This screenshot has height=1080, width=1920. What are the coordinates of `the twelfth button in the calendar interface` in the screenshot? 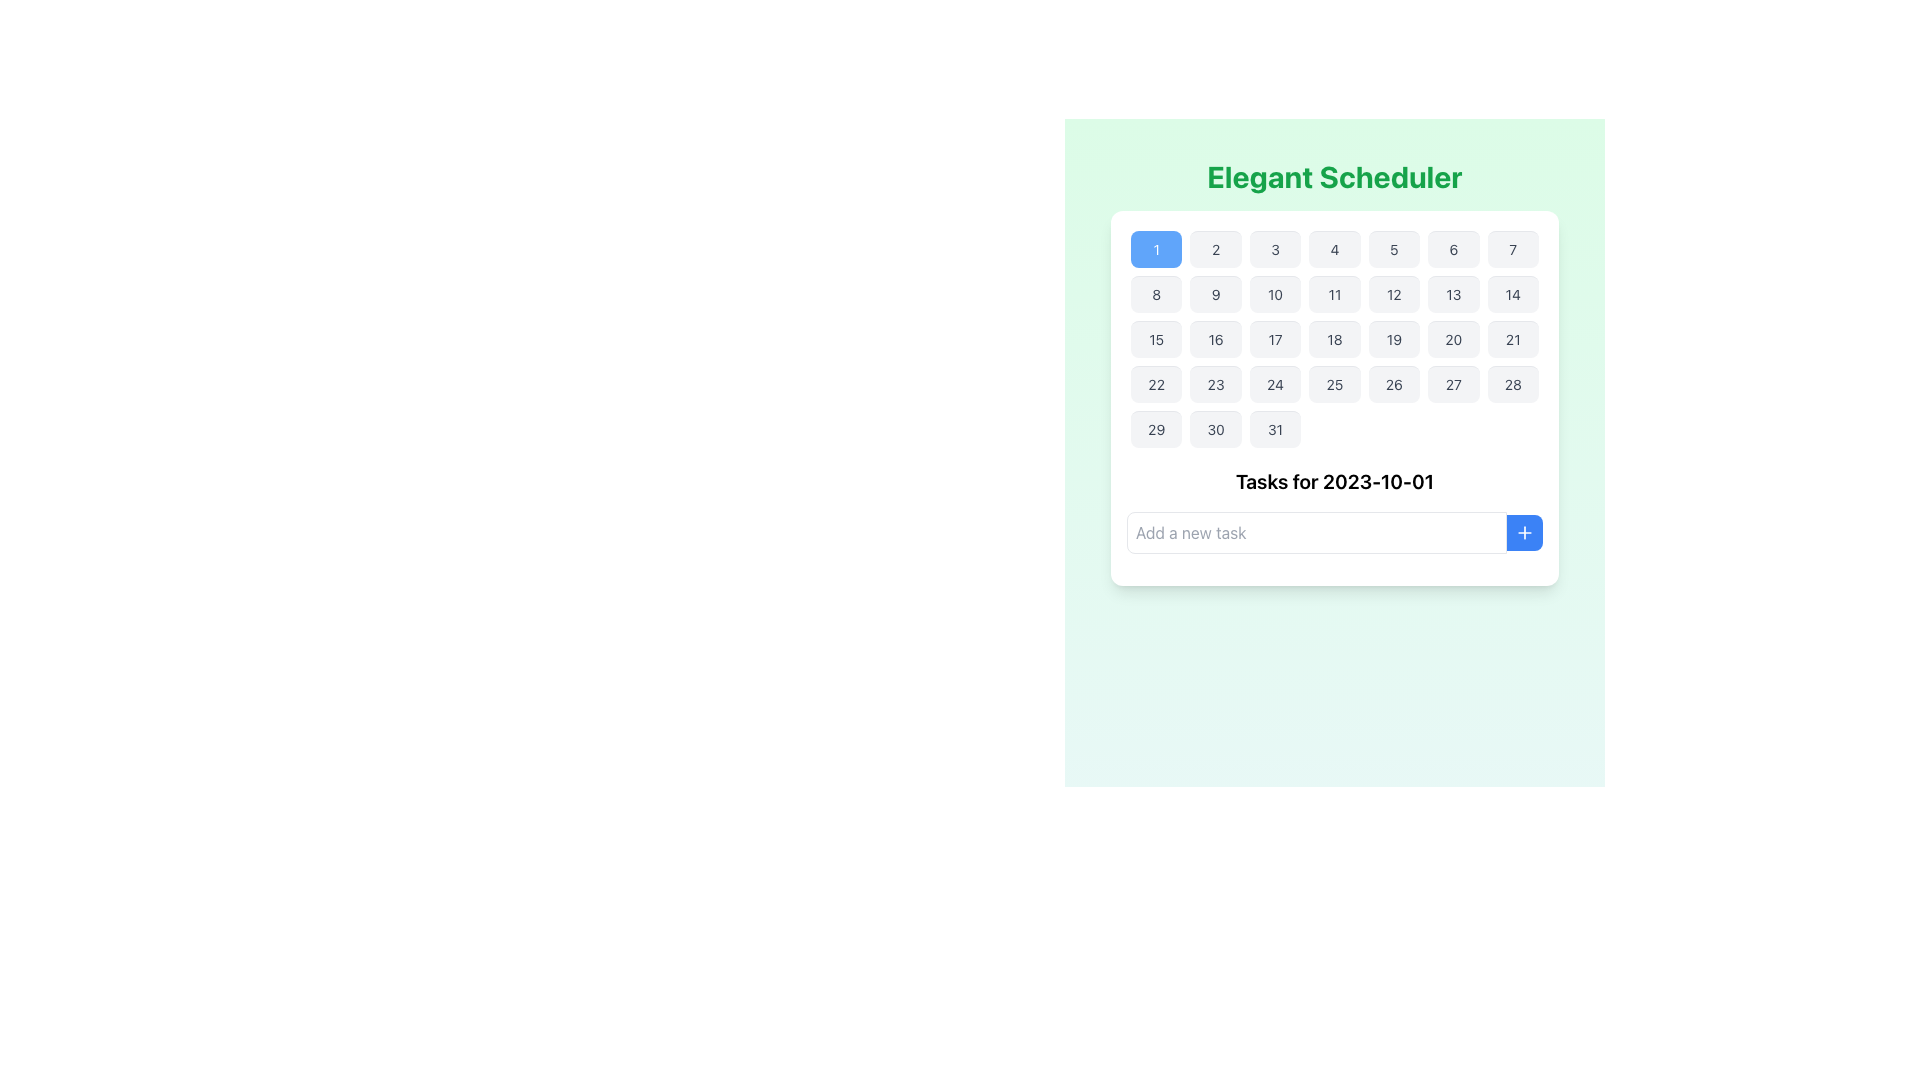 It's located at (1393, 294).